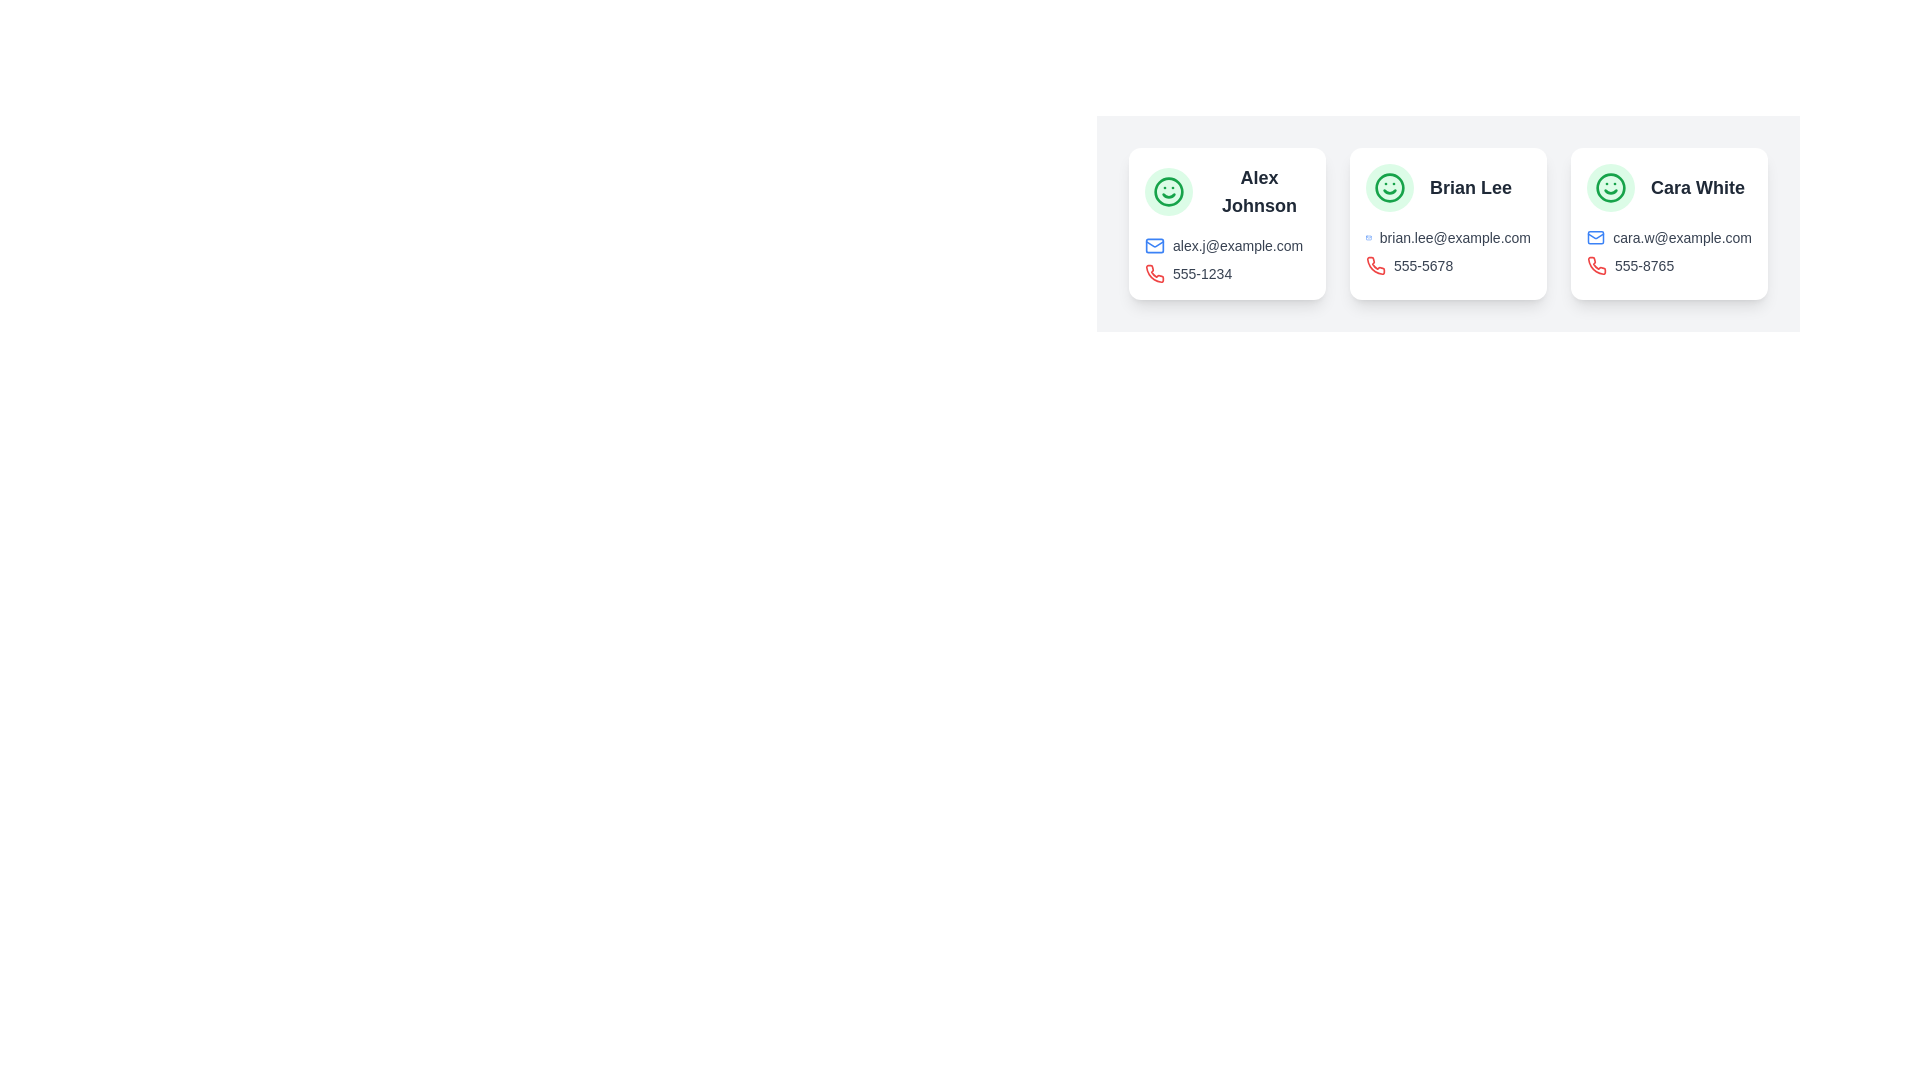  What do you see at coordinates (1389, 188) in the screenshot?
I see `the Avatar Icon, a circular icon with a light green background and a smiling face, located in the second user card above the name 'Brian Lee'` at bounding box center [1389, 188].